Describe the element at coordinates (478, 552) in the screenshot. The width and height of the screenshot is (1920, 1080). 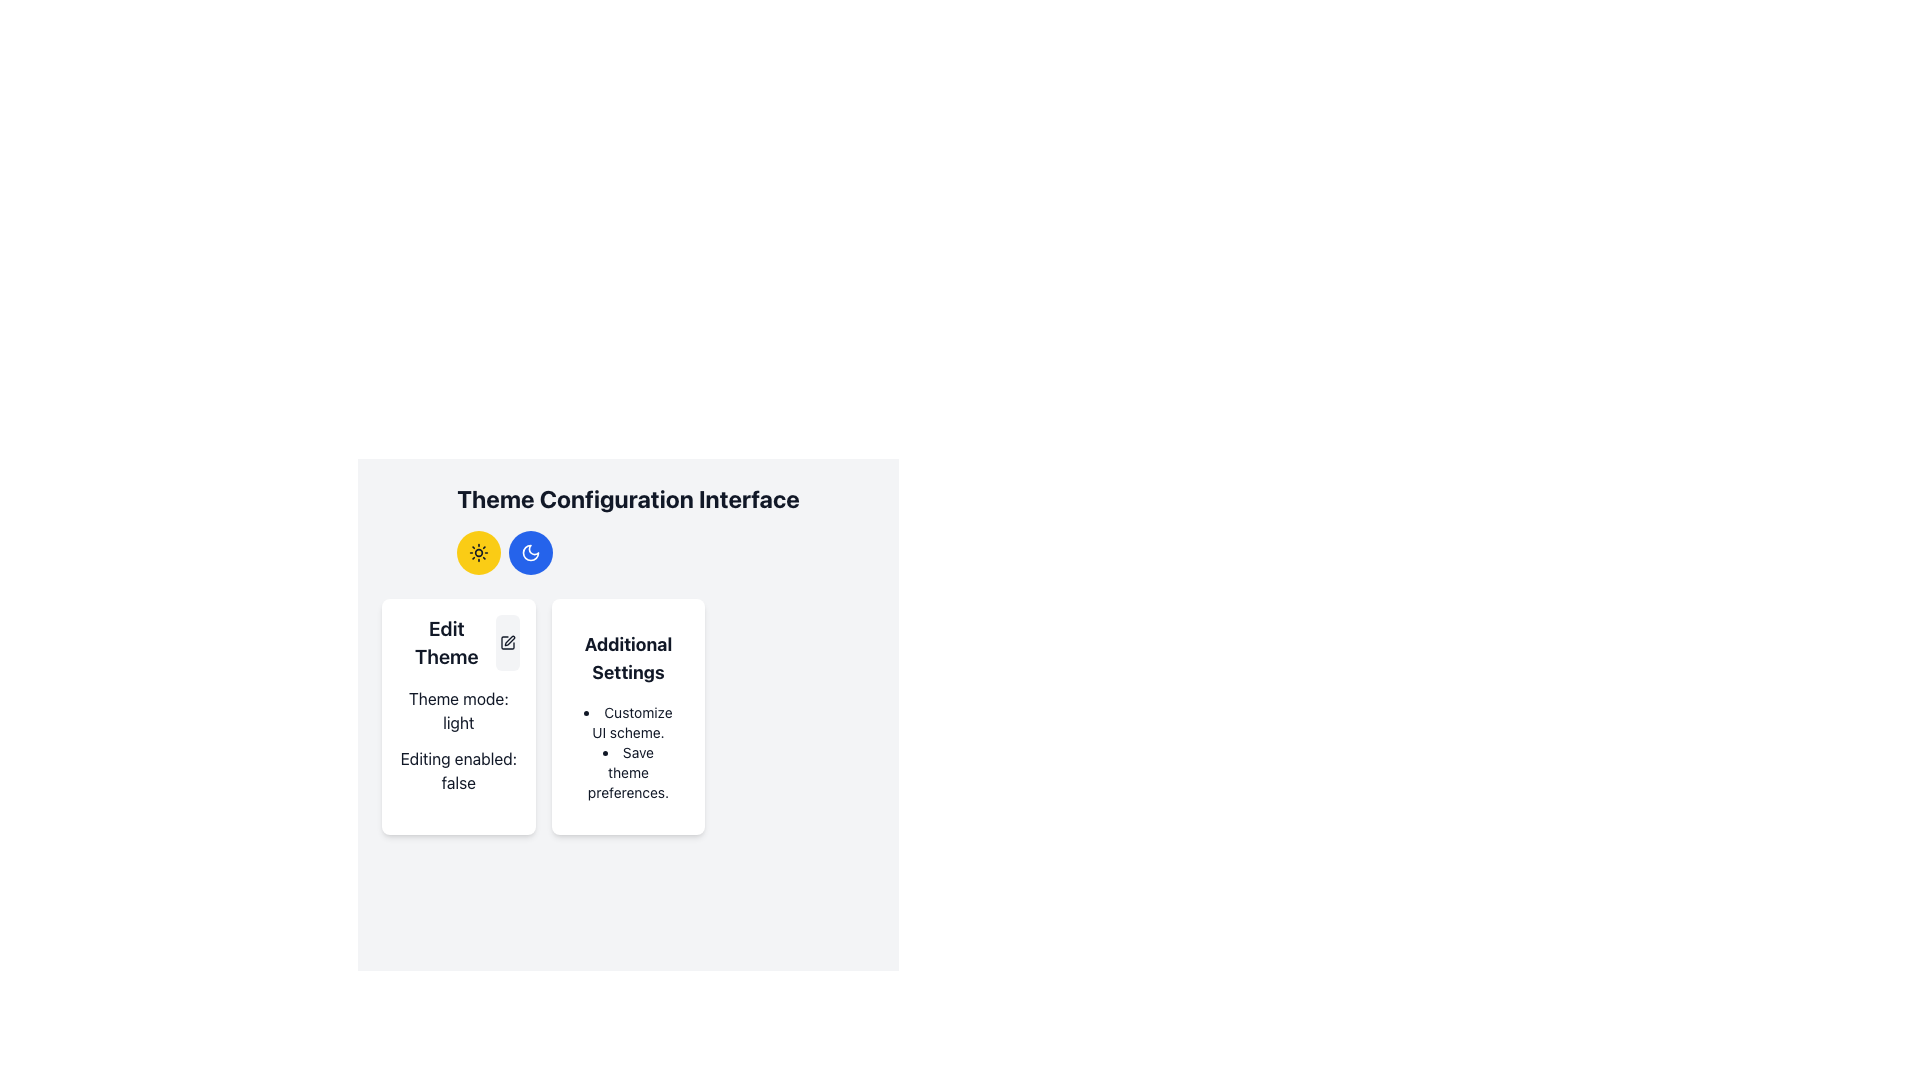
I see `the light mode button located under the 'Theme Configuration Interface' header for keyboard interaction` at that location.